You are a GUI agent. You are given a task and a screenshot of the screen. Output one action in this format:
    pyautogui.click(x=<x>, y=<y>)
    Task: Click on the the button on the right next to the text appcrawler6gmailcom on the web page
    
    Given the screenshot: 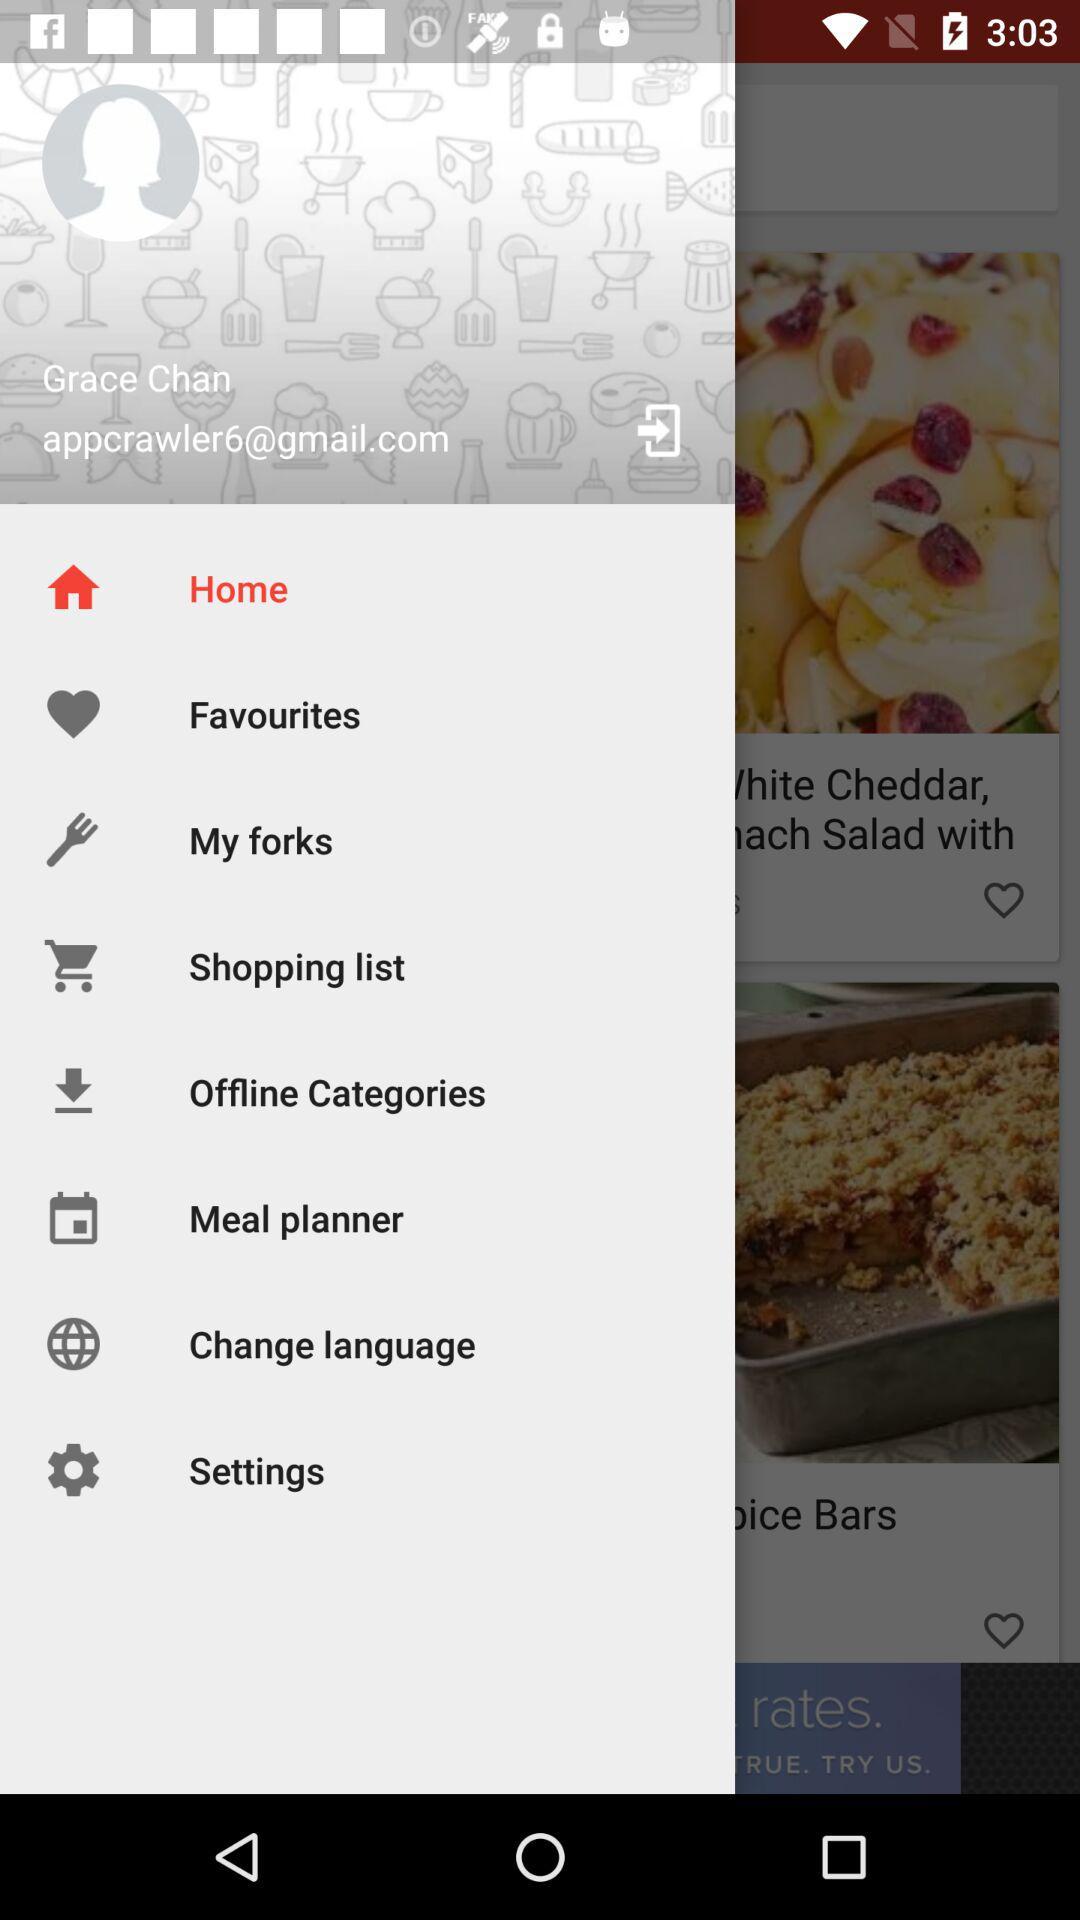 What is the action you would take?
    pyautogui.click(x=661, y=429)
    